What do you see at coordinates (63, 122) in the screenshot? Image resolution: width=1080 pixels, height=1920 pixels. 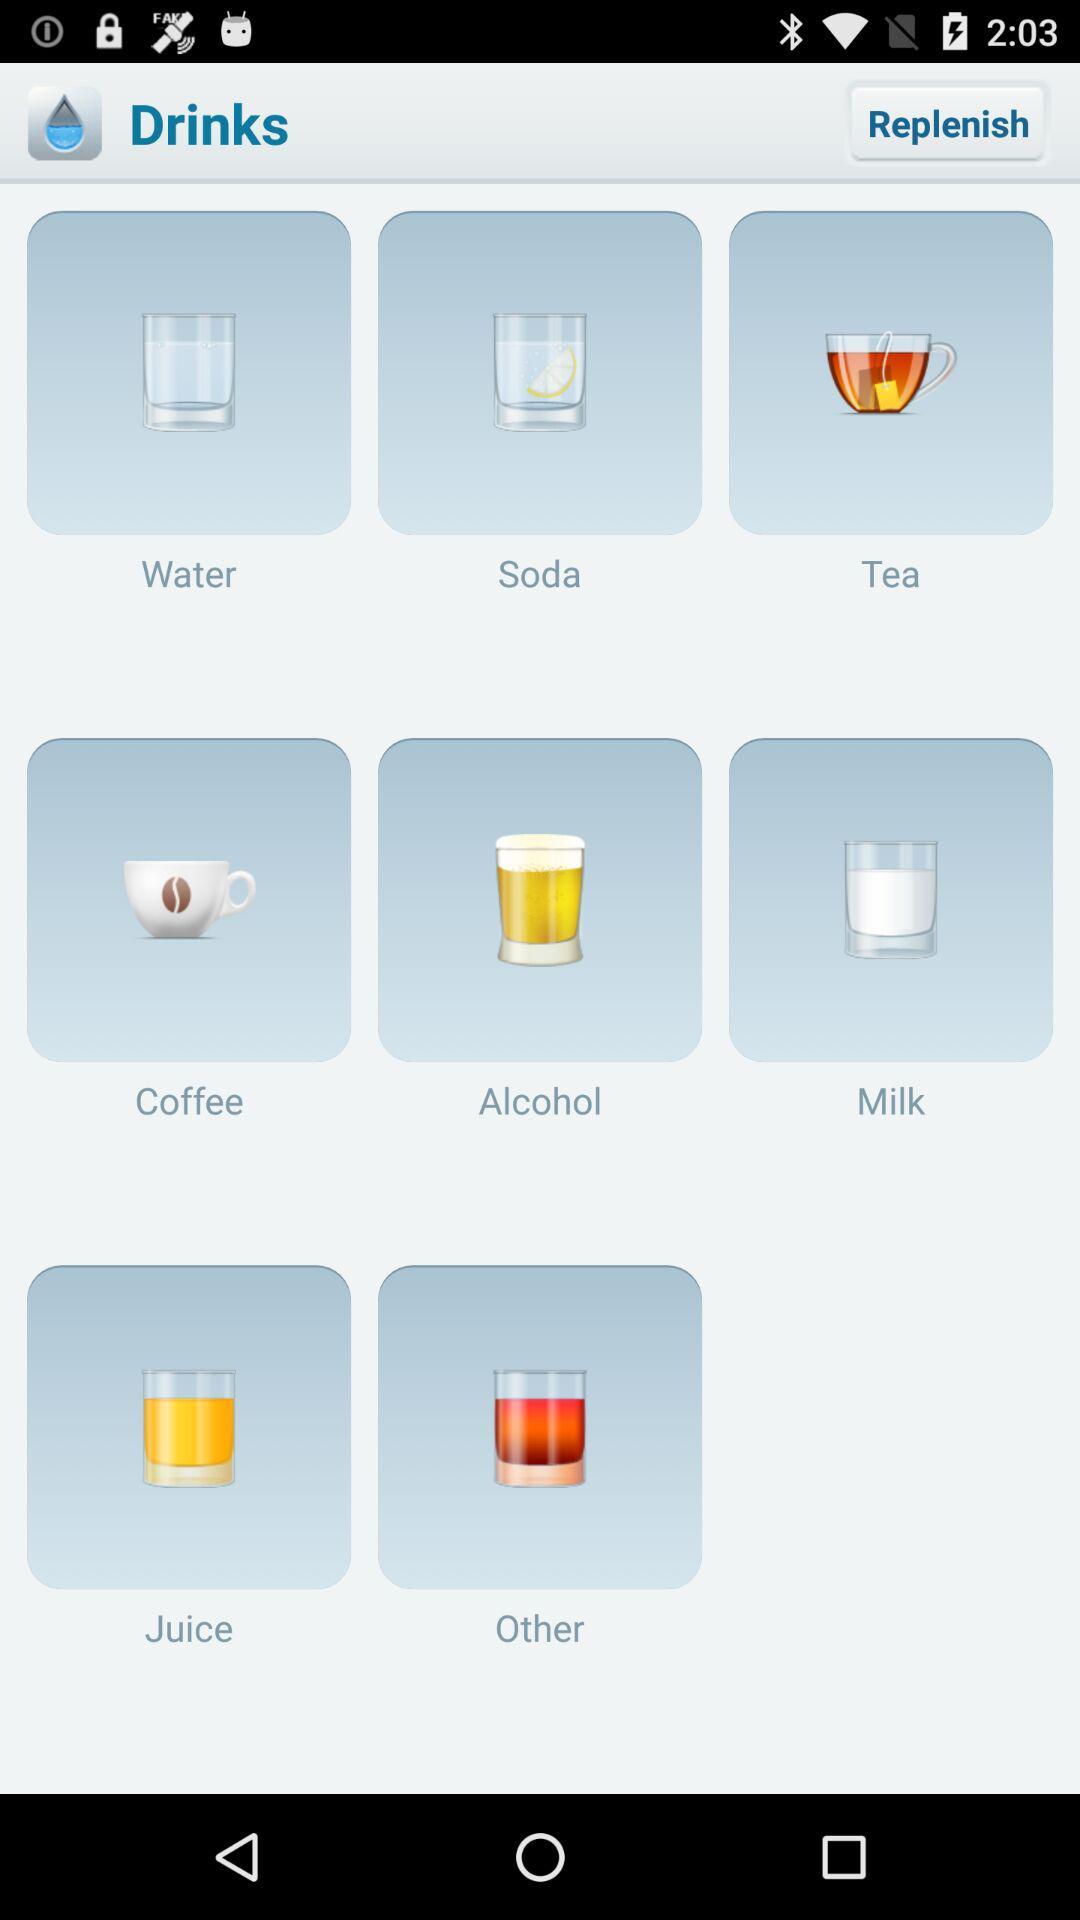 I see `home` at bounding box center [63, 122].